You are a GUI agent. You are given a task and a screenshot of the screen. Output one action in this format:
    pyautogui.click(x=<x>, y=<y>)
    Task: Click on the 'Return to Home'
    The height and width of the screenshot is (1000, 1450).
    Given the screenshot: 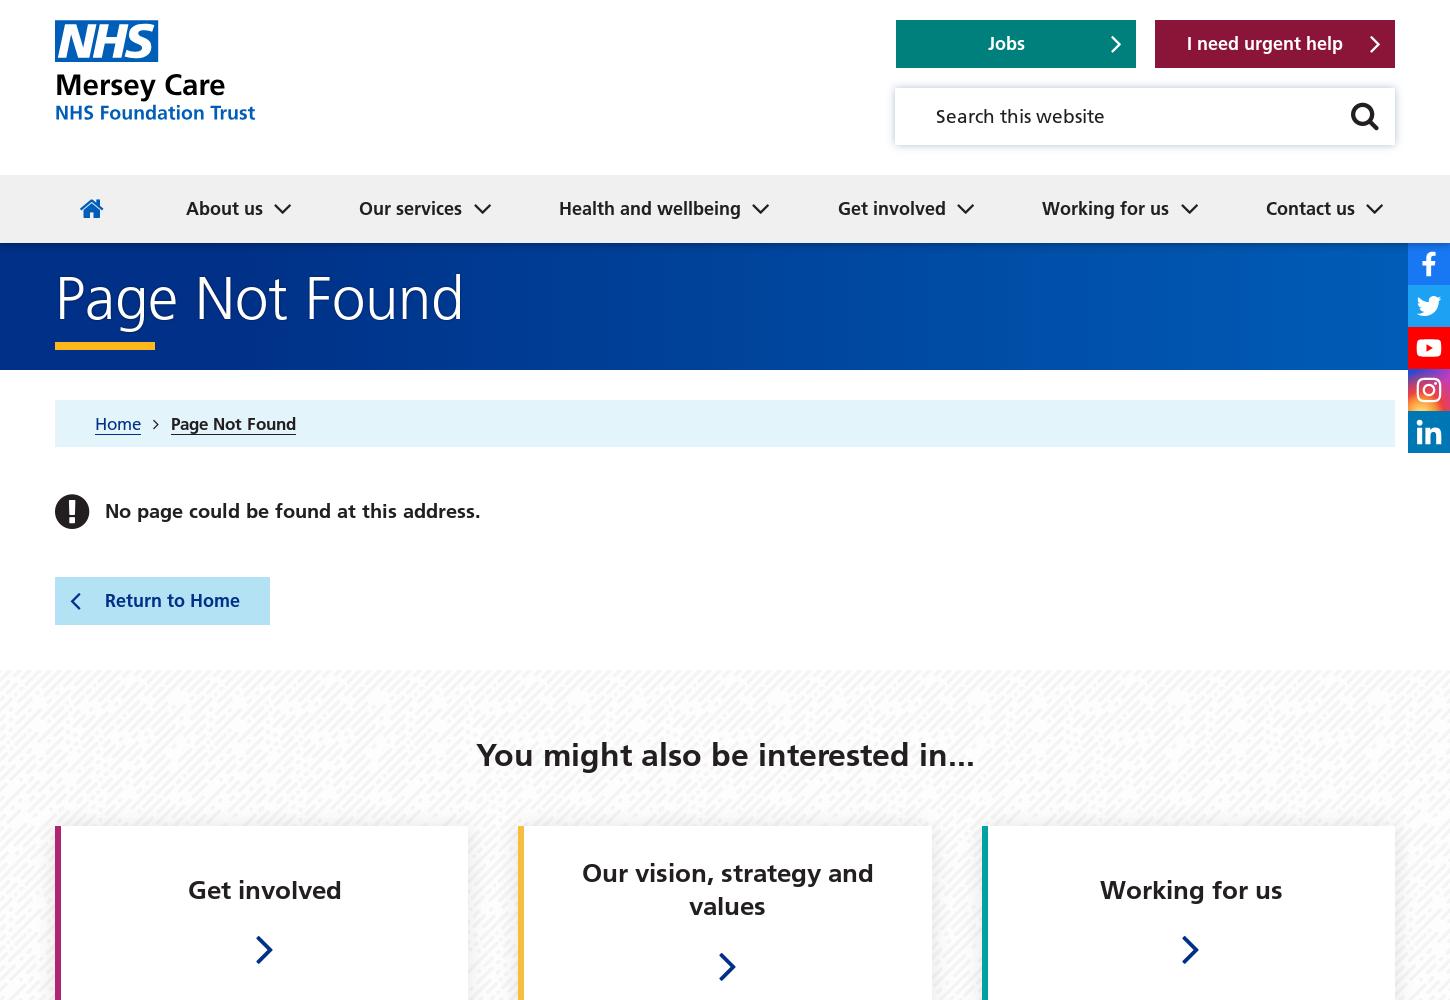 What is the action you would take?
    pyautogui.click(x=104, y=599)
    